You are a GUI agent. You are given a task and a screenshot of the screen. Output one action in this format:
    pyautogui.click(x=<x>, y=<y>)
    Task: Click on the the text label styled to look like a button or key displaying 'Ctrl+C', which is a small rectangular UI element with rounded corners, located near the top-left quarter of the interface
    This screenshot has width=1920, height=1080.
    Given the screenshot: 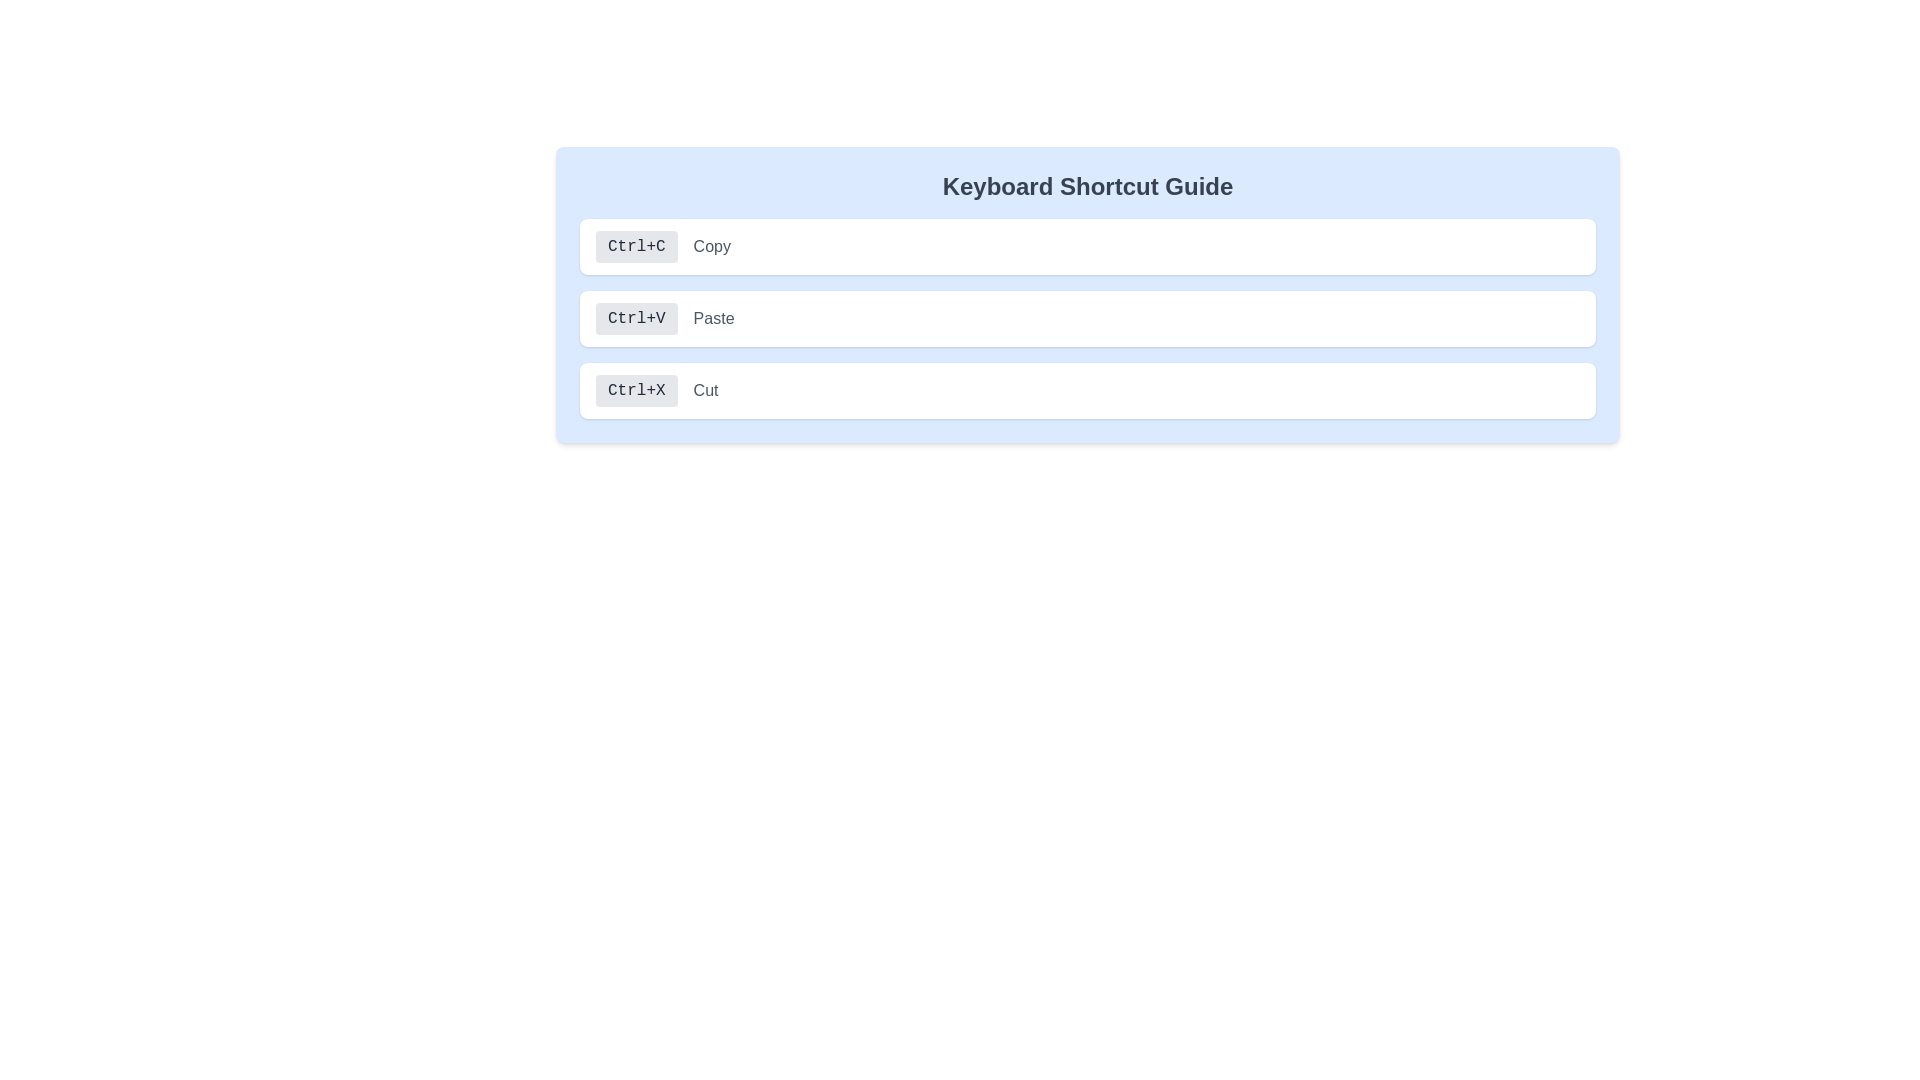 What is the action you would take?
    pyautogui.click(x=635, y=245)
    